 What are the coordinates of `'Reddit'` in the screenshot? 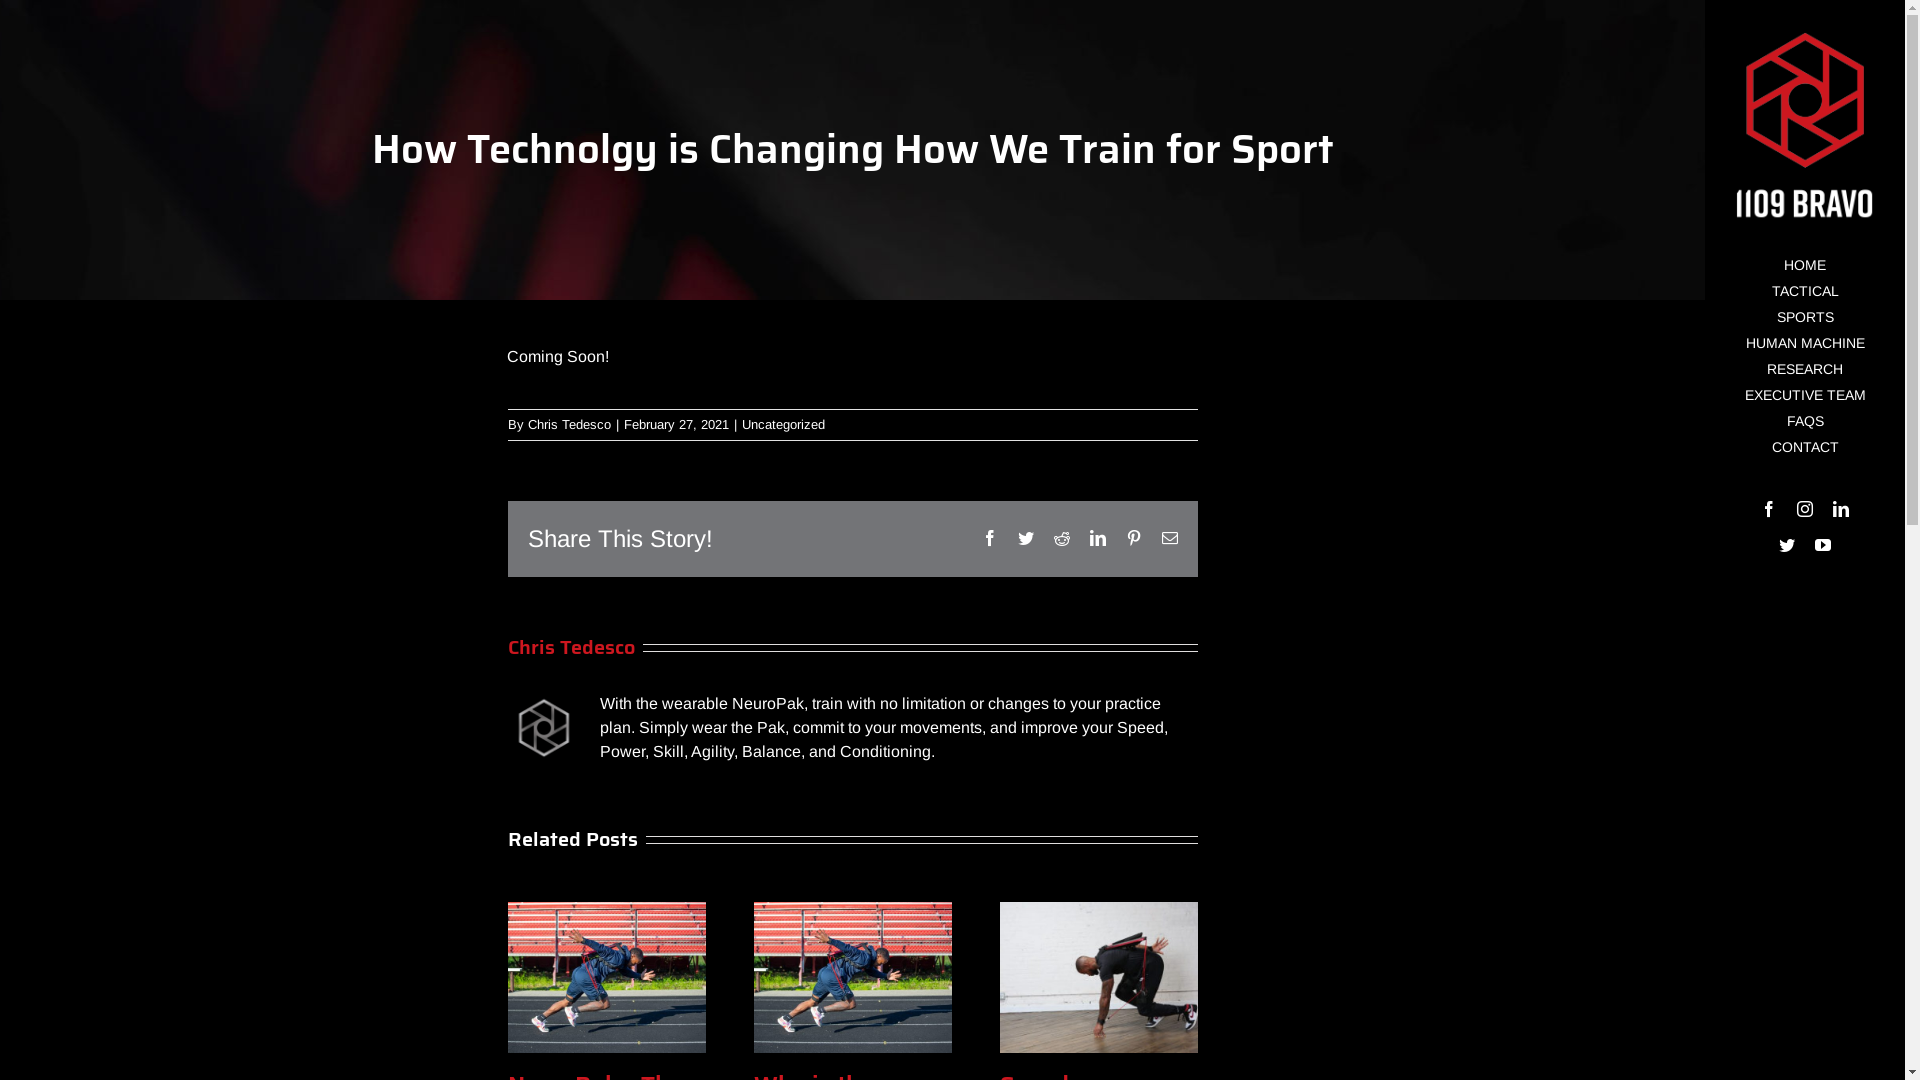 It's located at (1060, 536).